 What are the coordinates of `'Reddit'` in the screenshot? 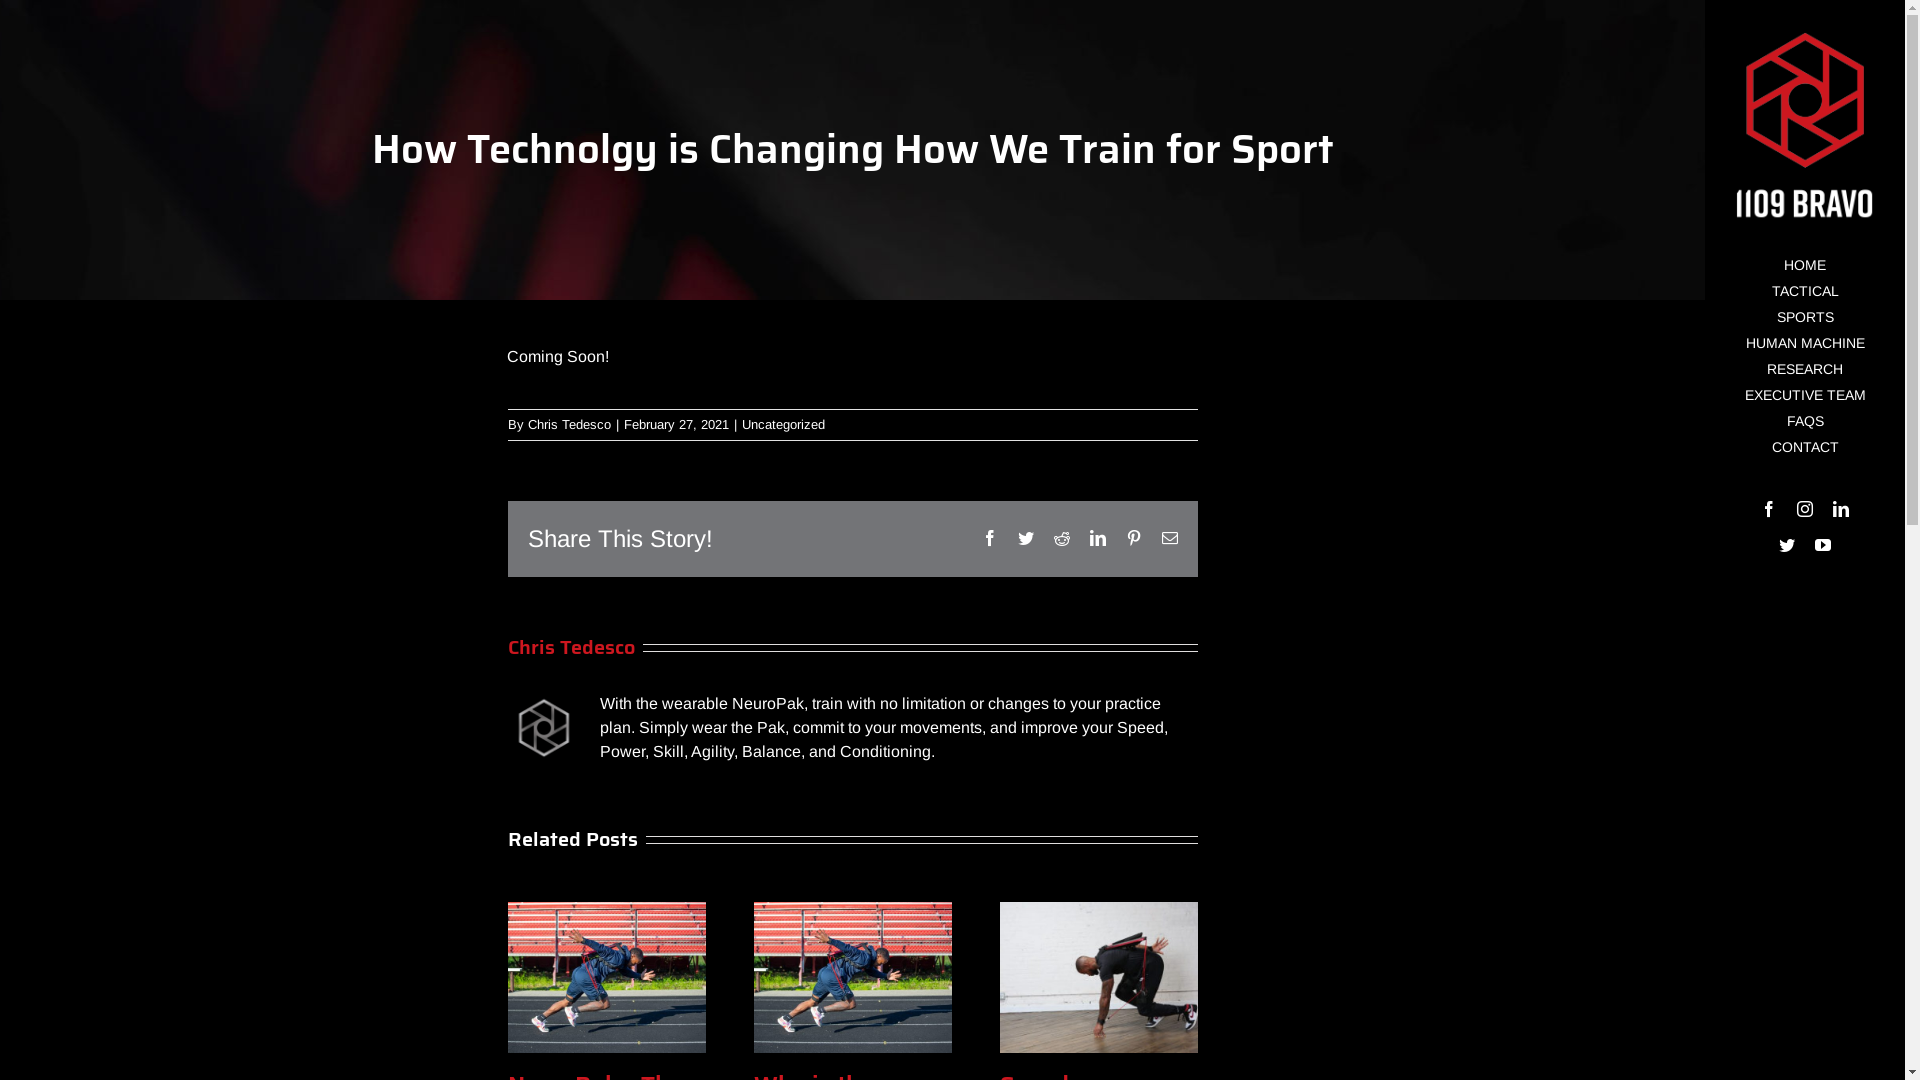 It's located at (1060, 536).